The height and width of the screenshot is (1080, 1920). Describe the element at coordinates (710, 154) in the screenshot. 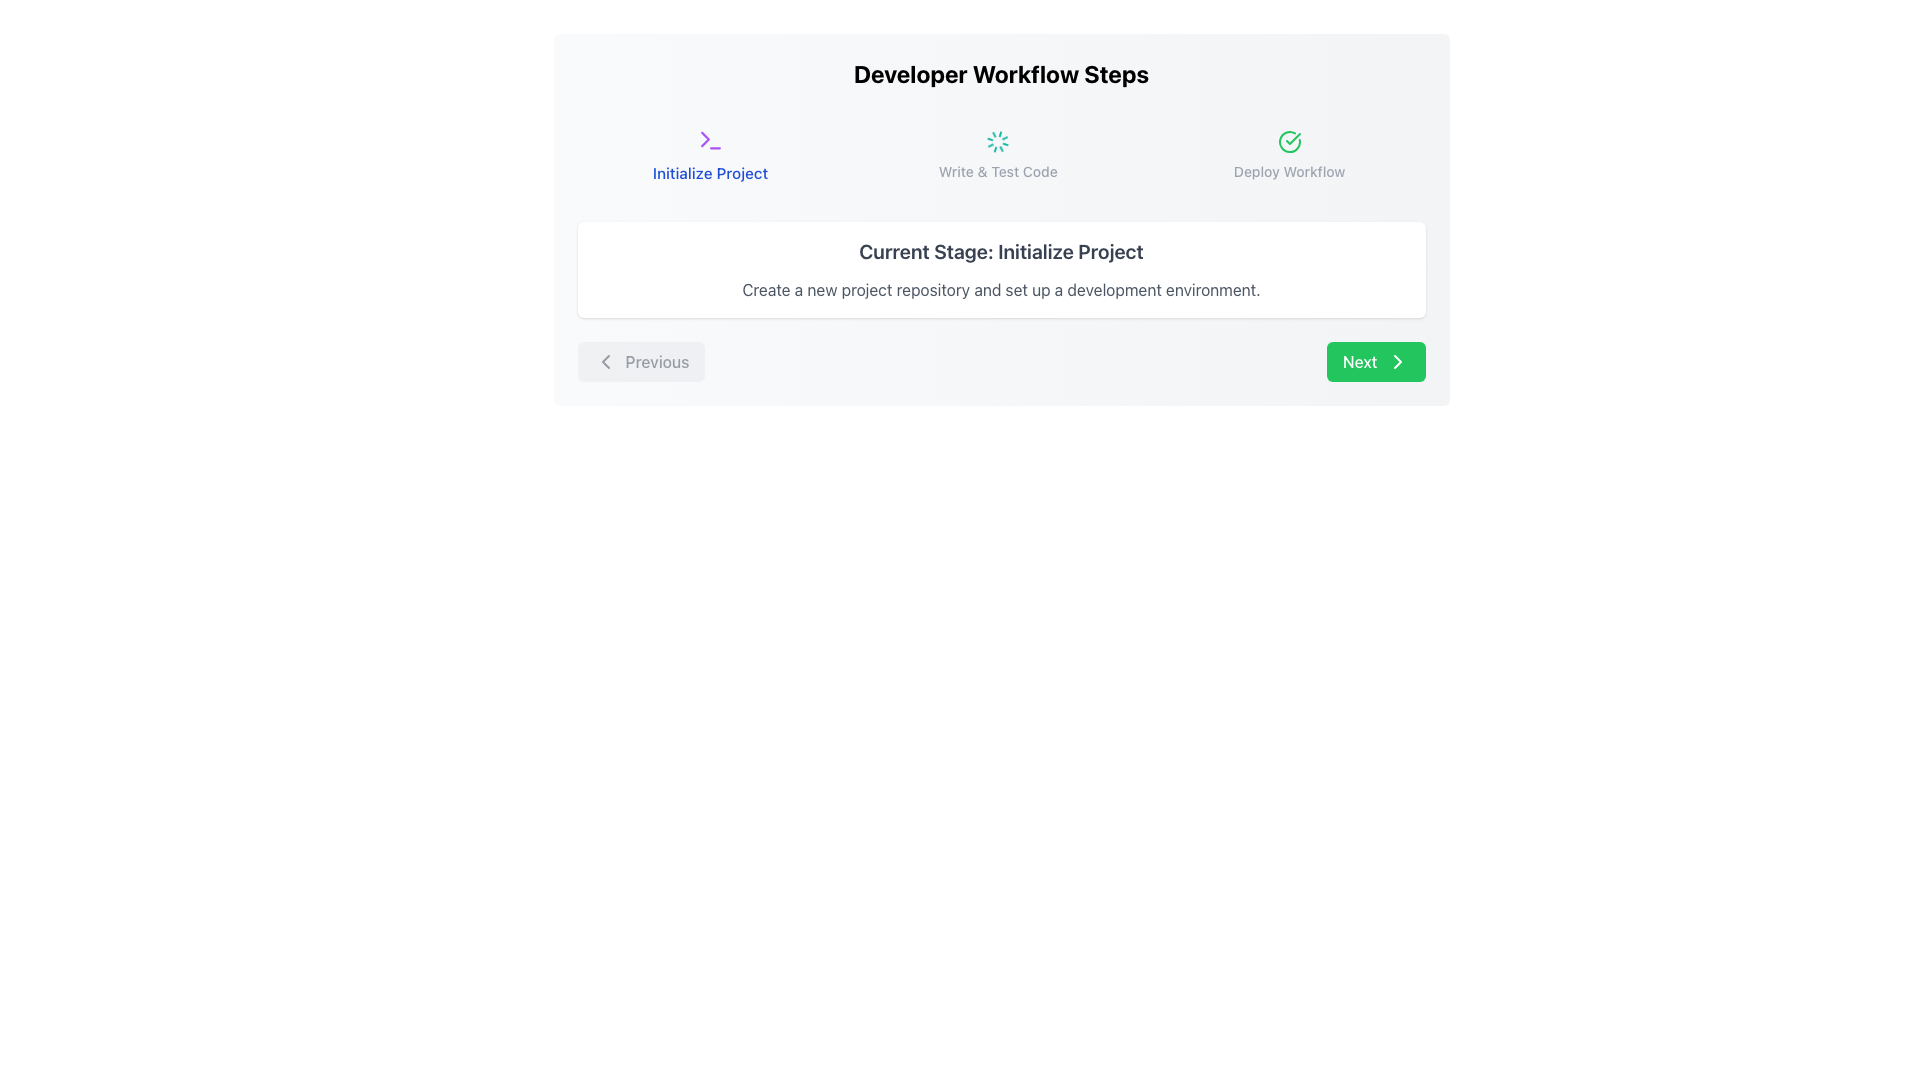

I see `the 'Initialize Project' step button in the workflow navigation bar, which is the leftmost button in the 'Developer Workflow Steps' section` at that location.